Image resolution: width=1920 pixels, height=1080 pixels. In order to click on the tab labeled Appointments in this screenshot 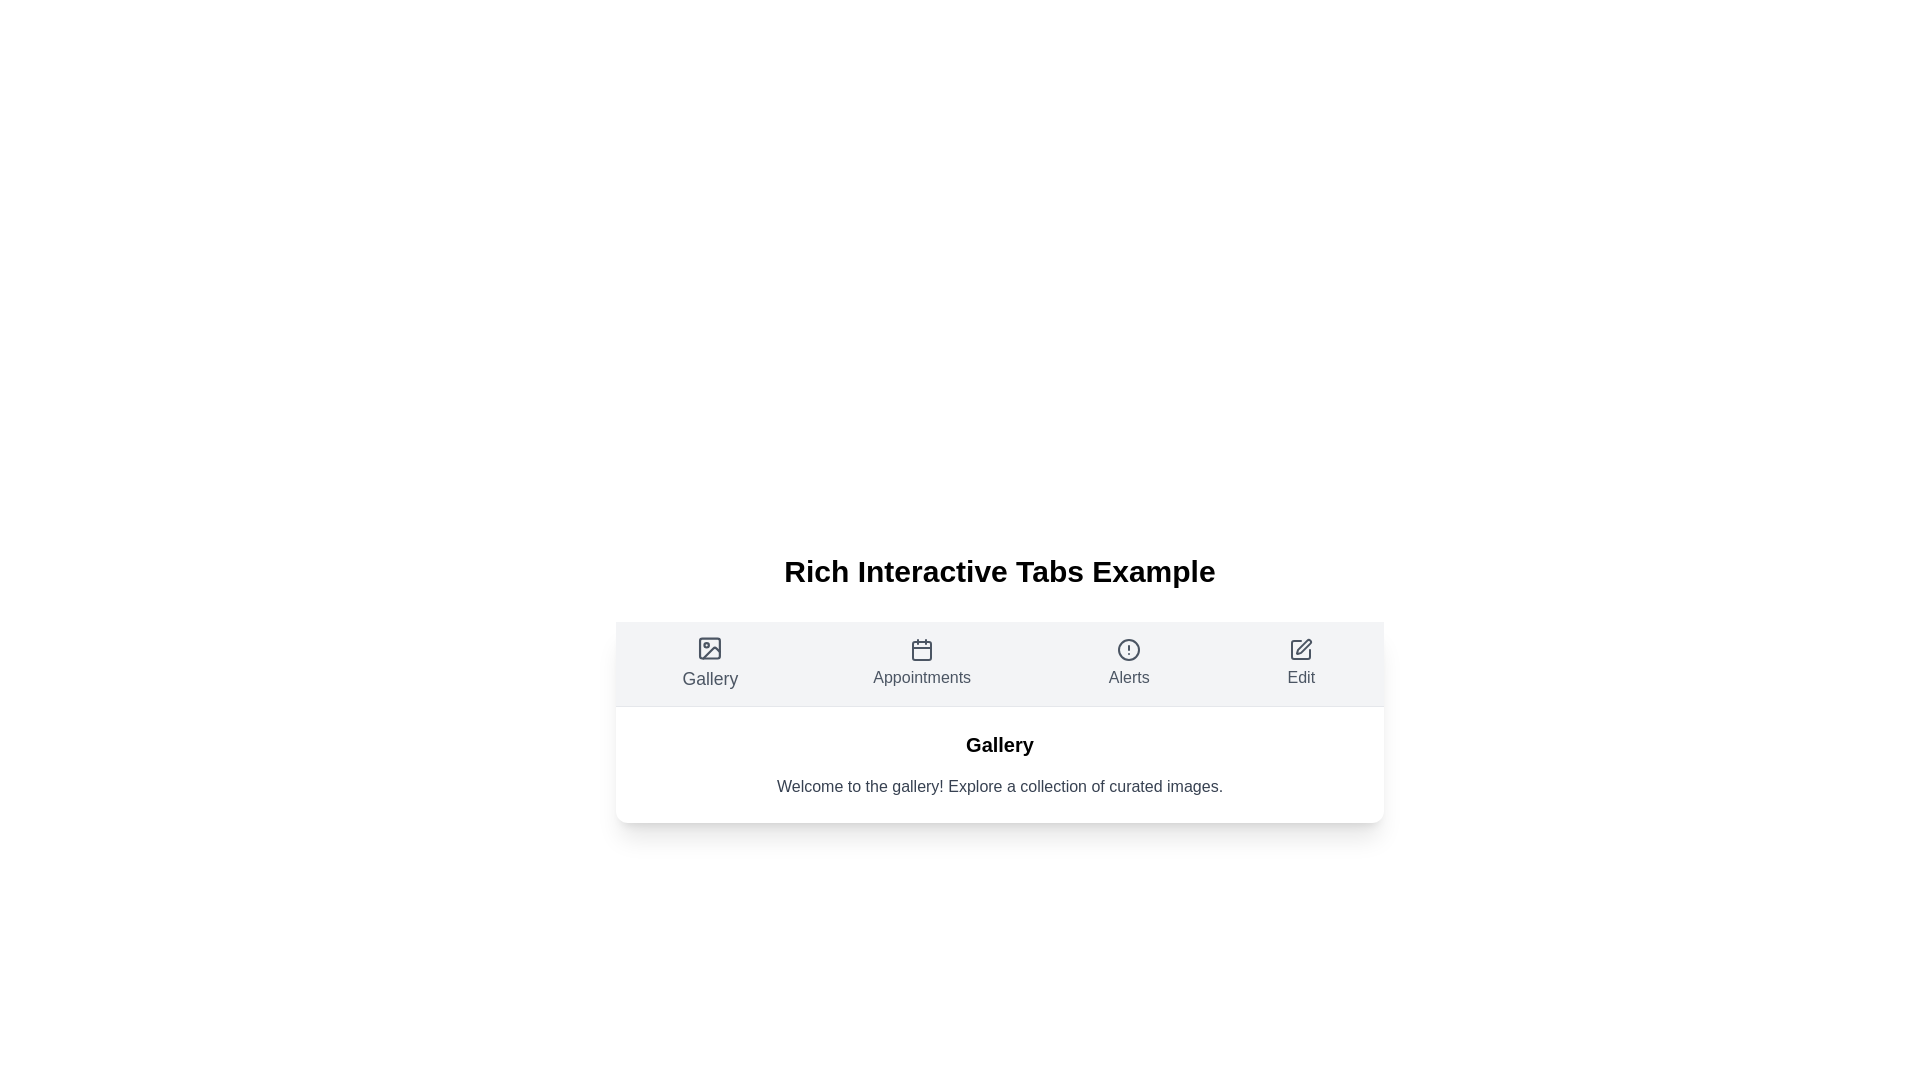, I will do `click(920, 663)`.